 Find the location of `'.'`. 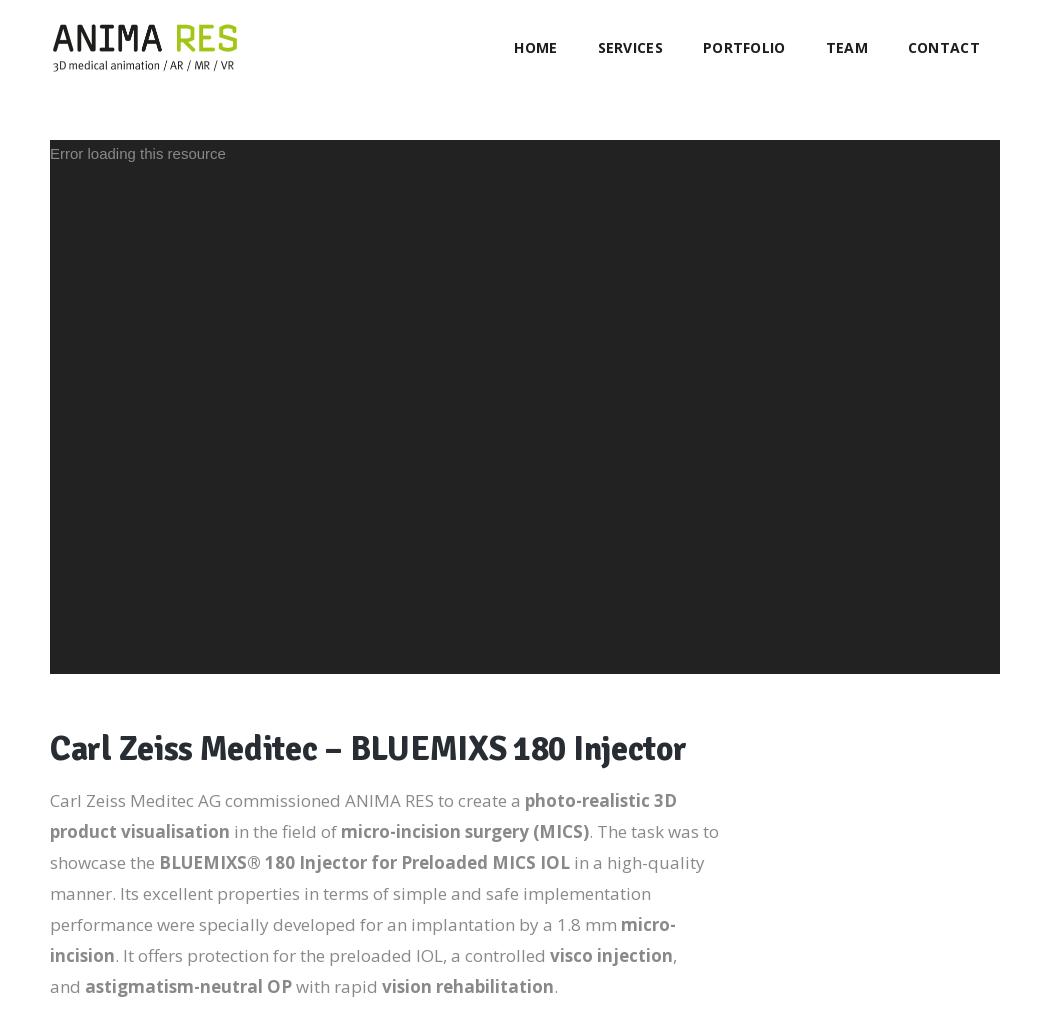

'.' is located at coordinates (555, 985).